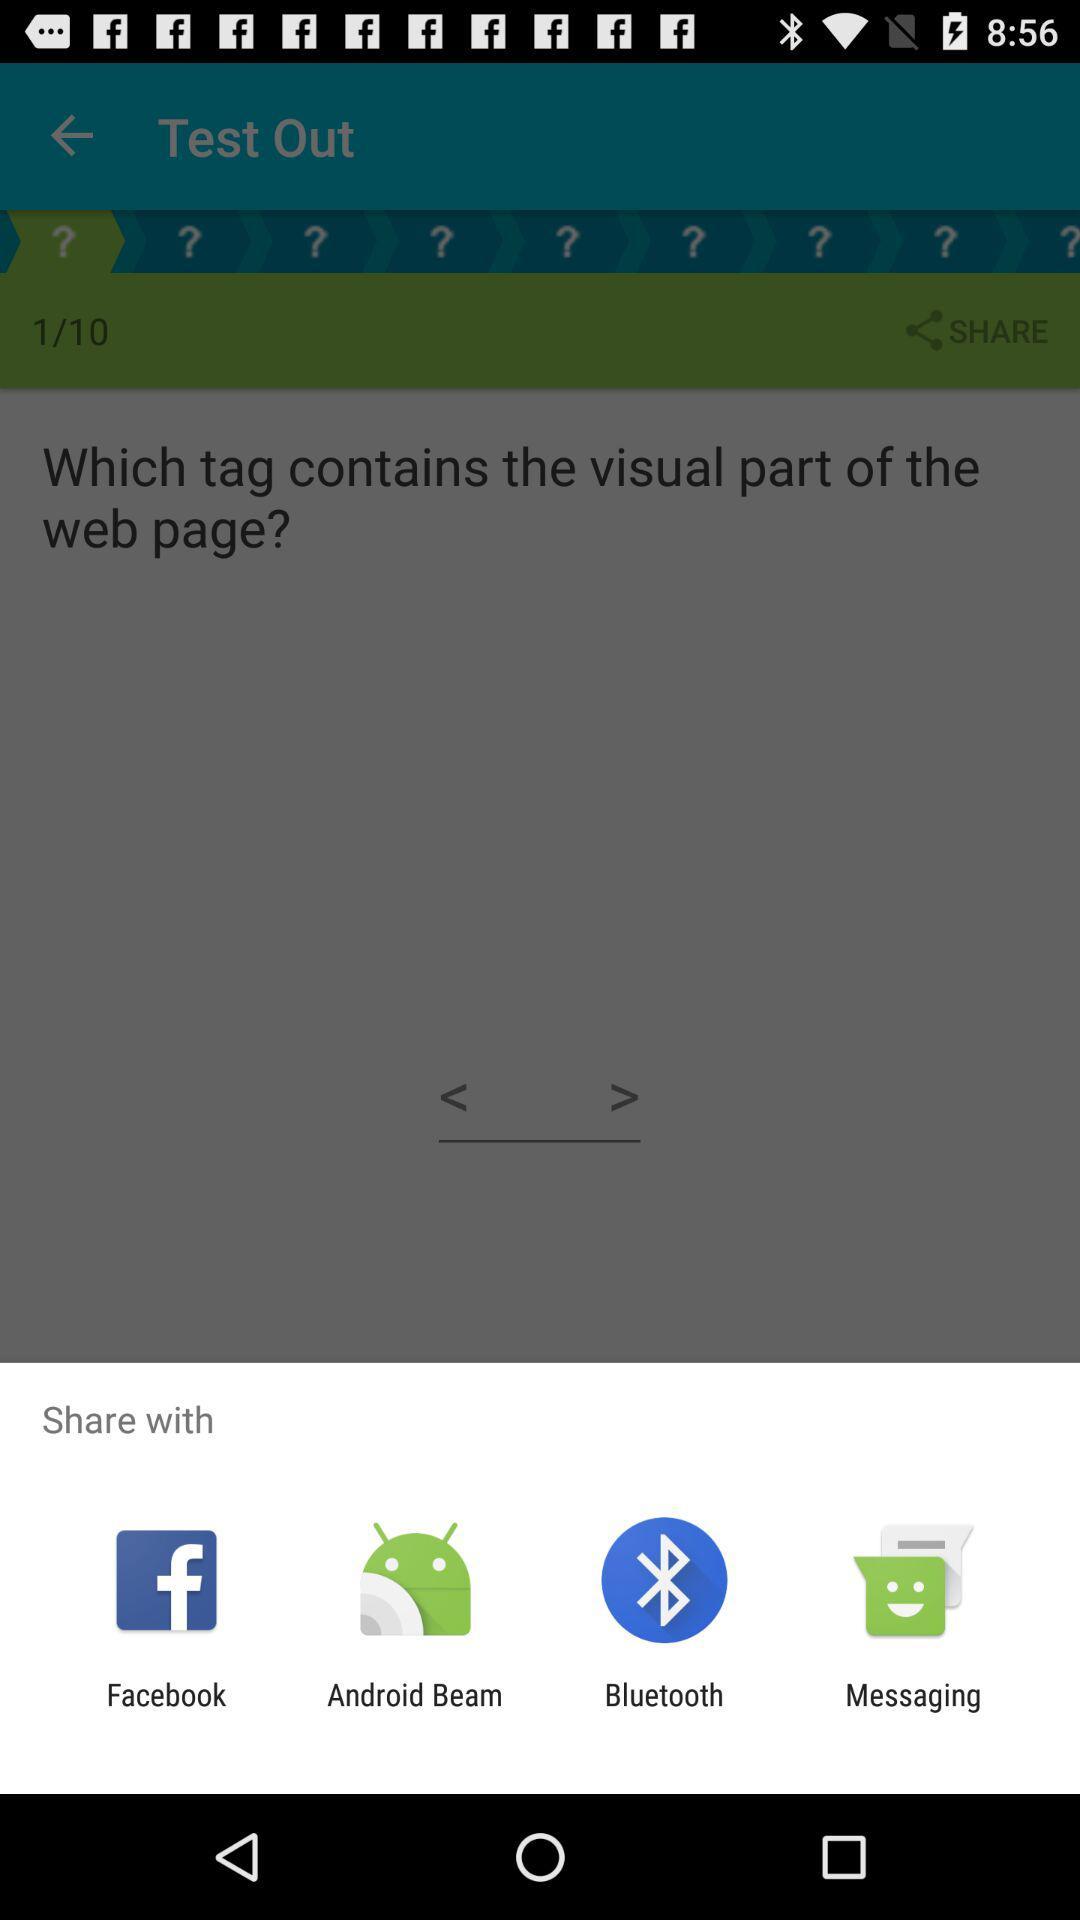 The height and width of the screenshot is (1920, 1080). I want to click on app to the left of the android beam, so click(165, 1711).